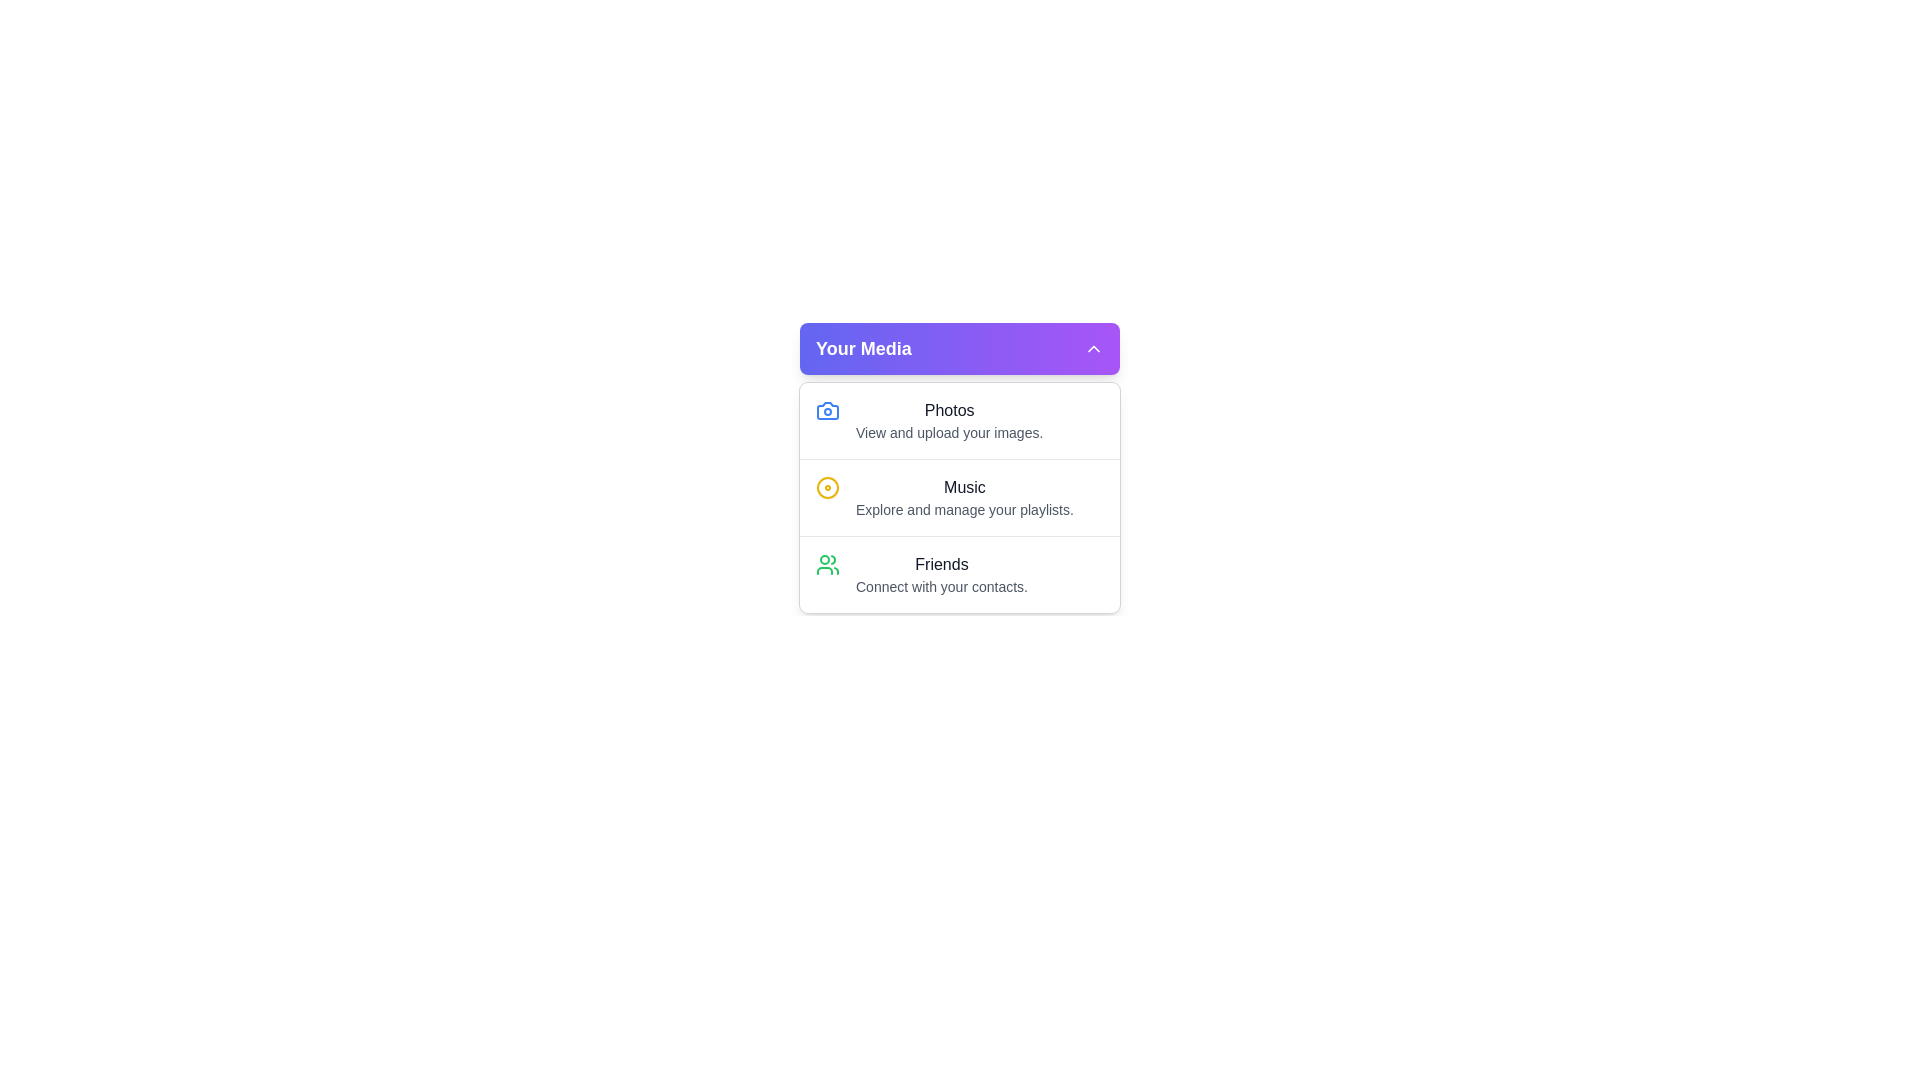 Image resolution: width=1920 pixels, height=1080 pixels. Describe the element at coordinates (964, 488) in the screenshot. I see `the 'Music' text label, which is styled with medium font weight and grayish black color, located centrally within the 'Music' section of a vertical card layout` at that location.